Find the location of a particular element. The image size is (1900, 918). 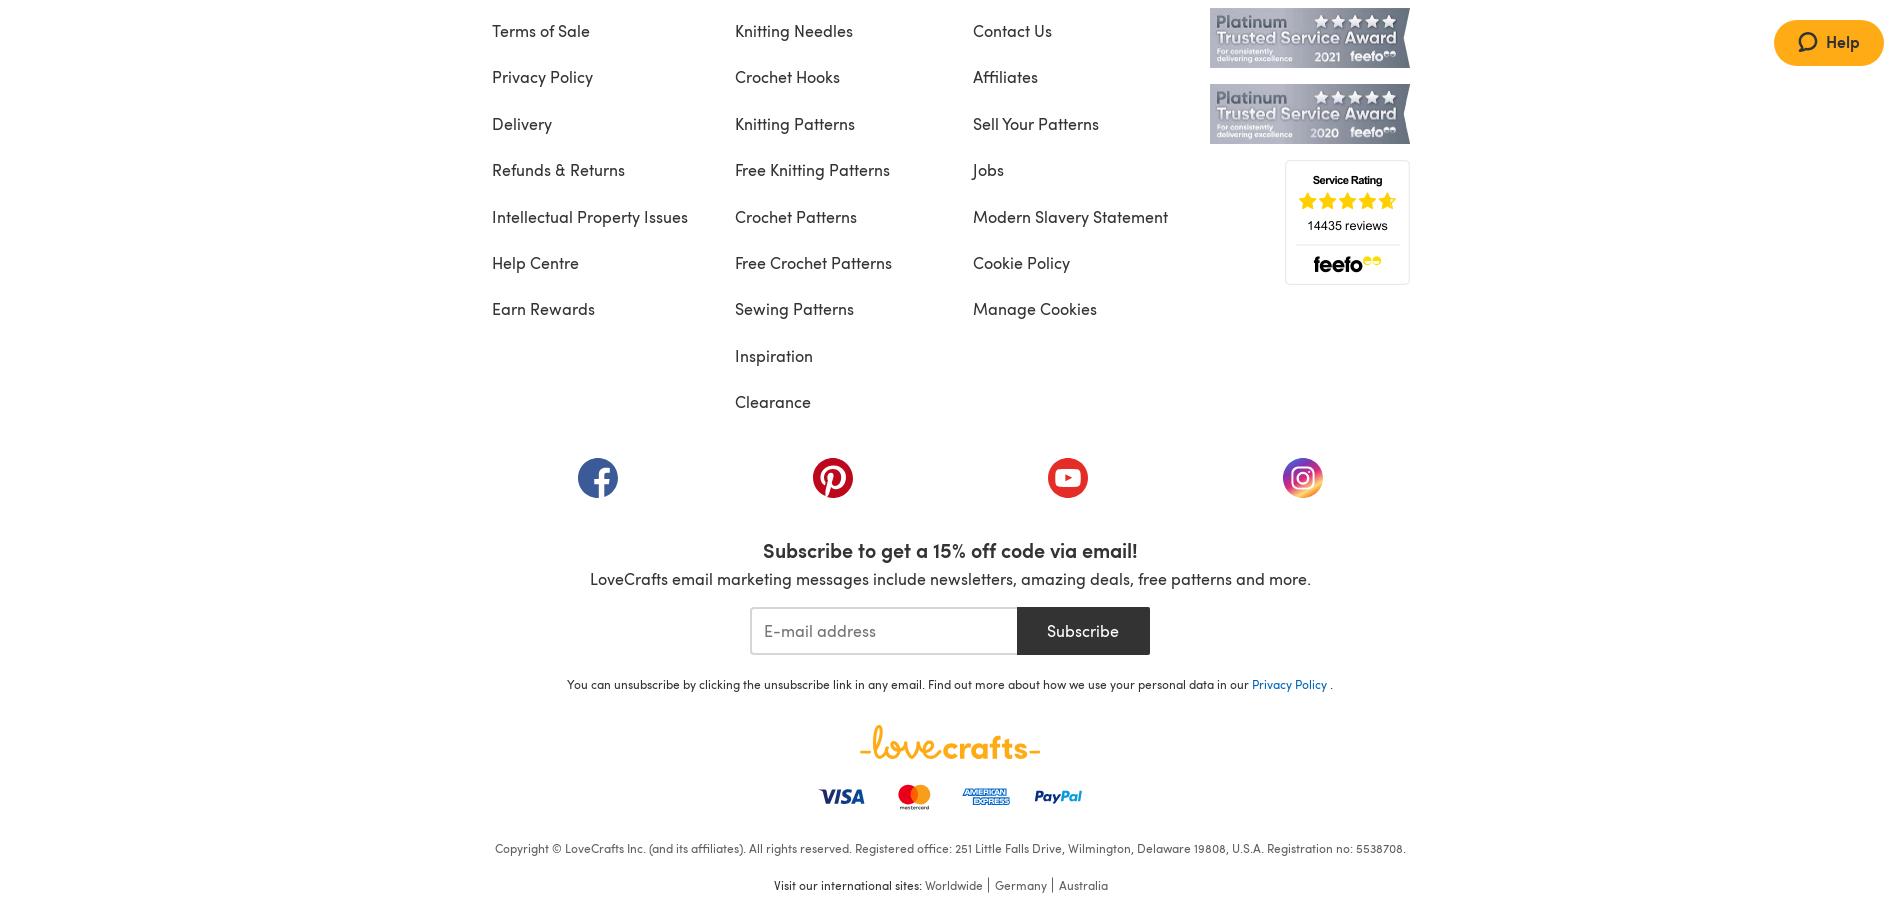

'Help Centre' is located at coordinates (535, 260).